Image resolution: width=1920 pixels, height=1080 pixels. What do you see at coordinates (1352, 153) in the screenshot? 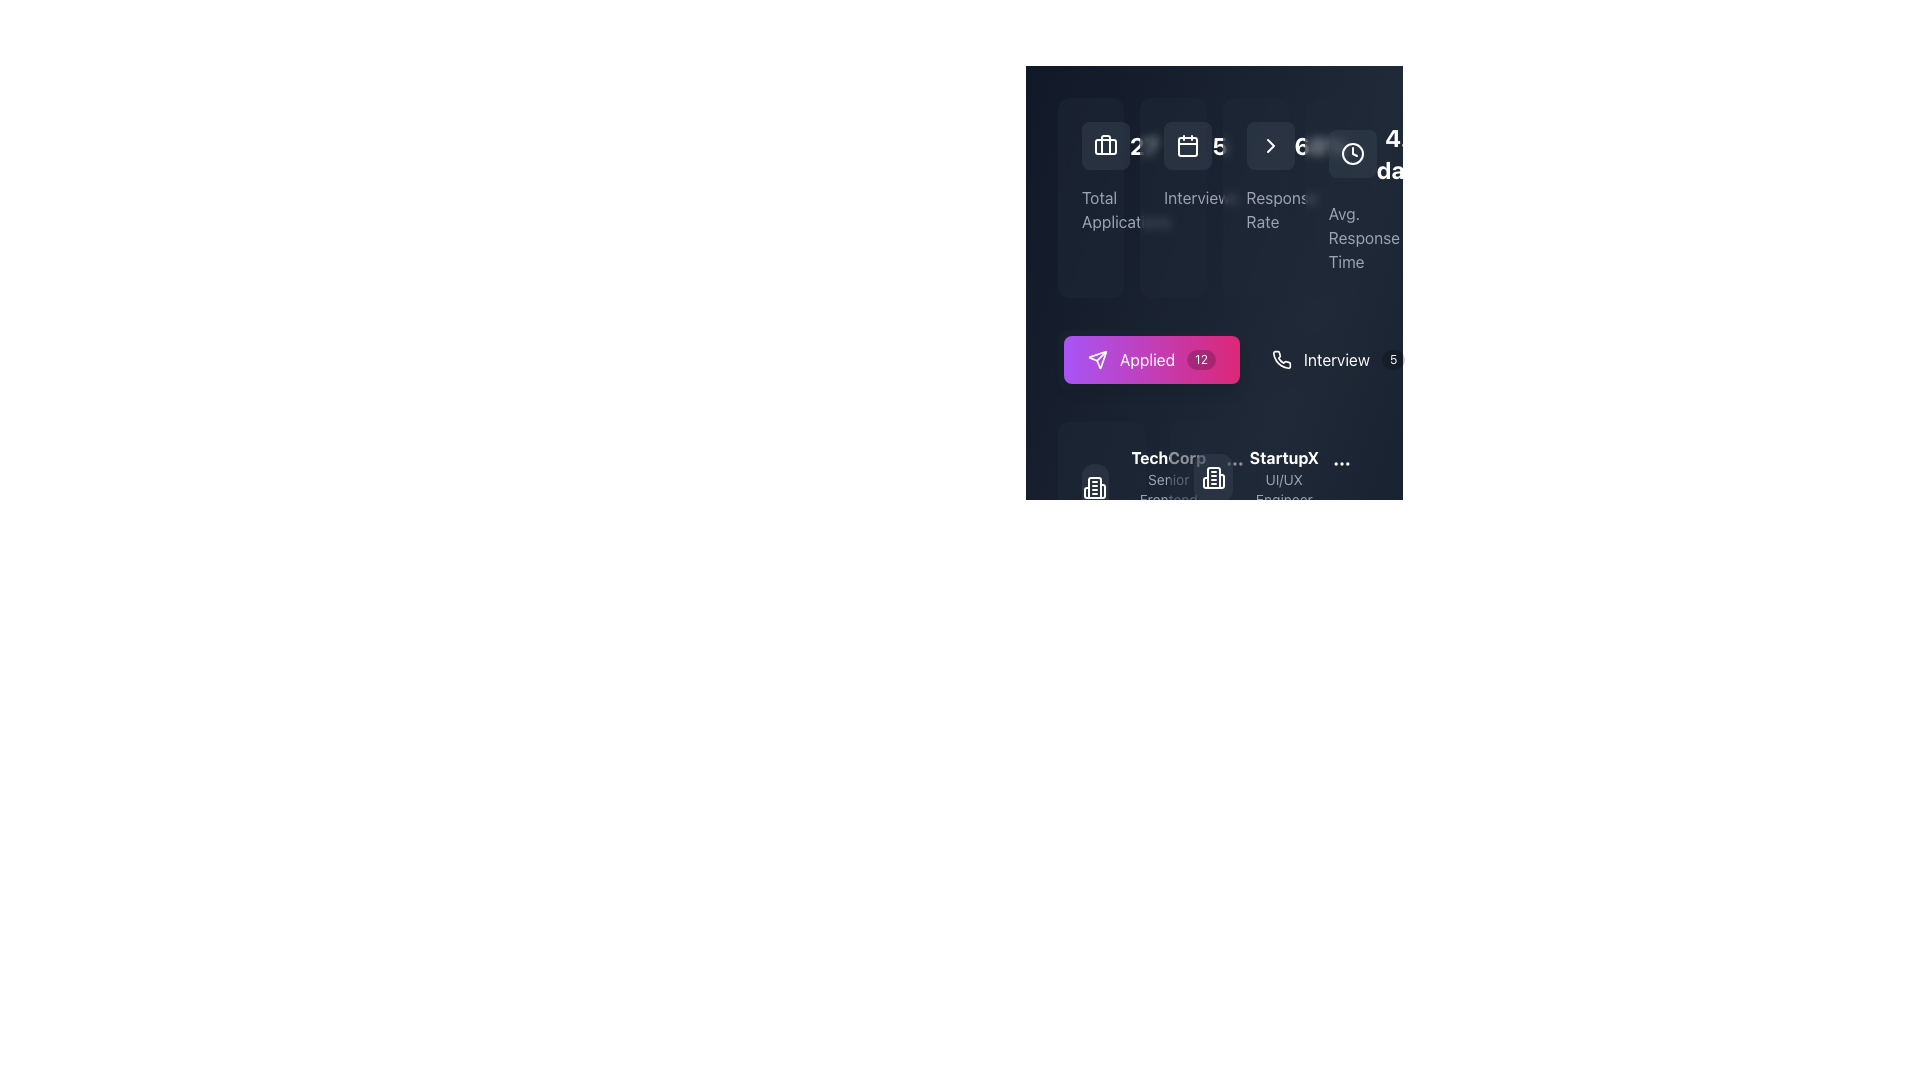
I see `the average response time icon located immediately to the left of the text '4.2 days' in the top-right quadrant of the interface` at bounding box center [1352, 153].